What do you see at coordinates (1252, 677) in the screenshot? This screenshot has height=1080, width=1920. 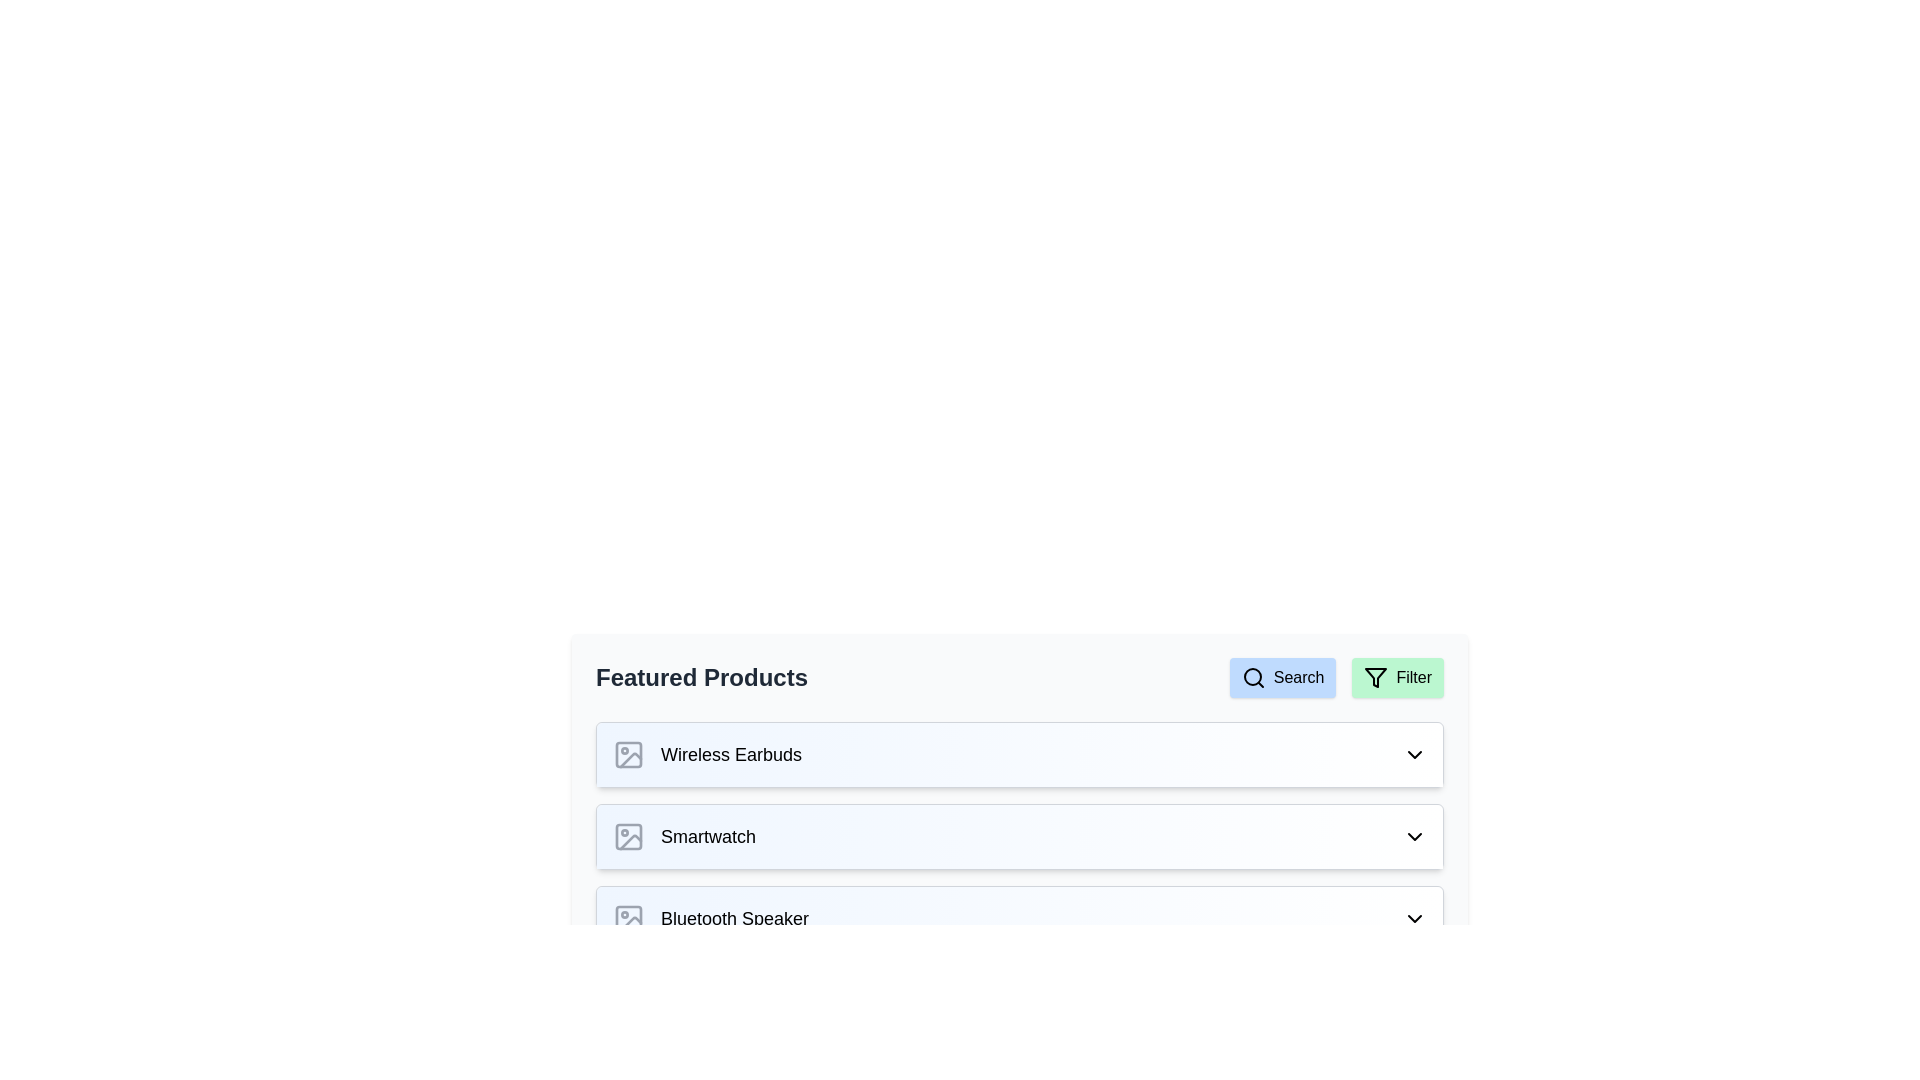 I see `the search icon, which is a magnifying glass located within a blue button labeled 'Search' at the top-right section of the content panel` at bounding box center [1252, 677].